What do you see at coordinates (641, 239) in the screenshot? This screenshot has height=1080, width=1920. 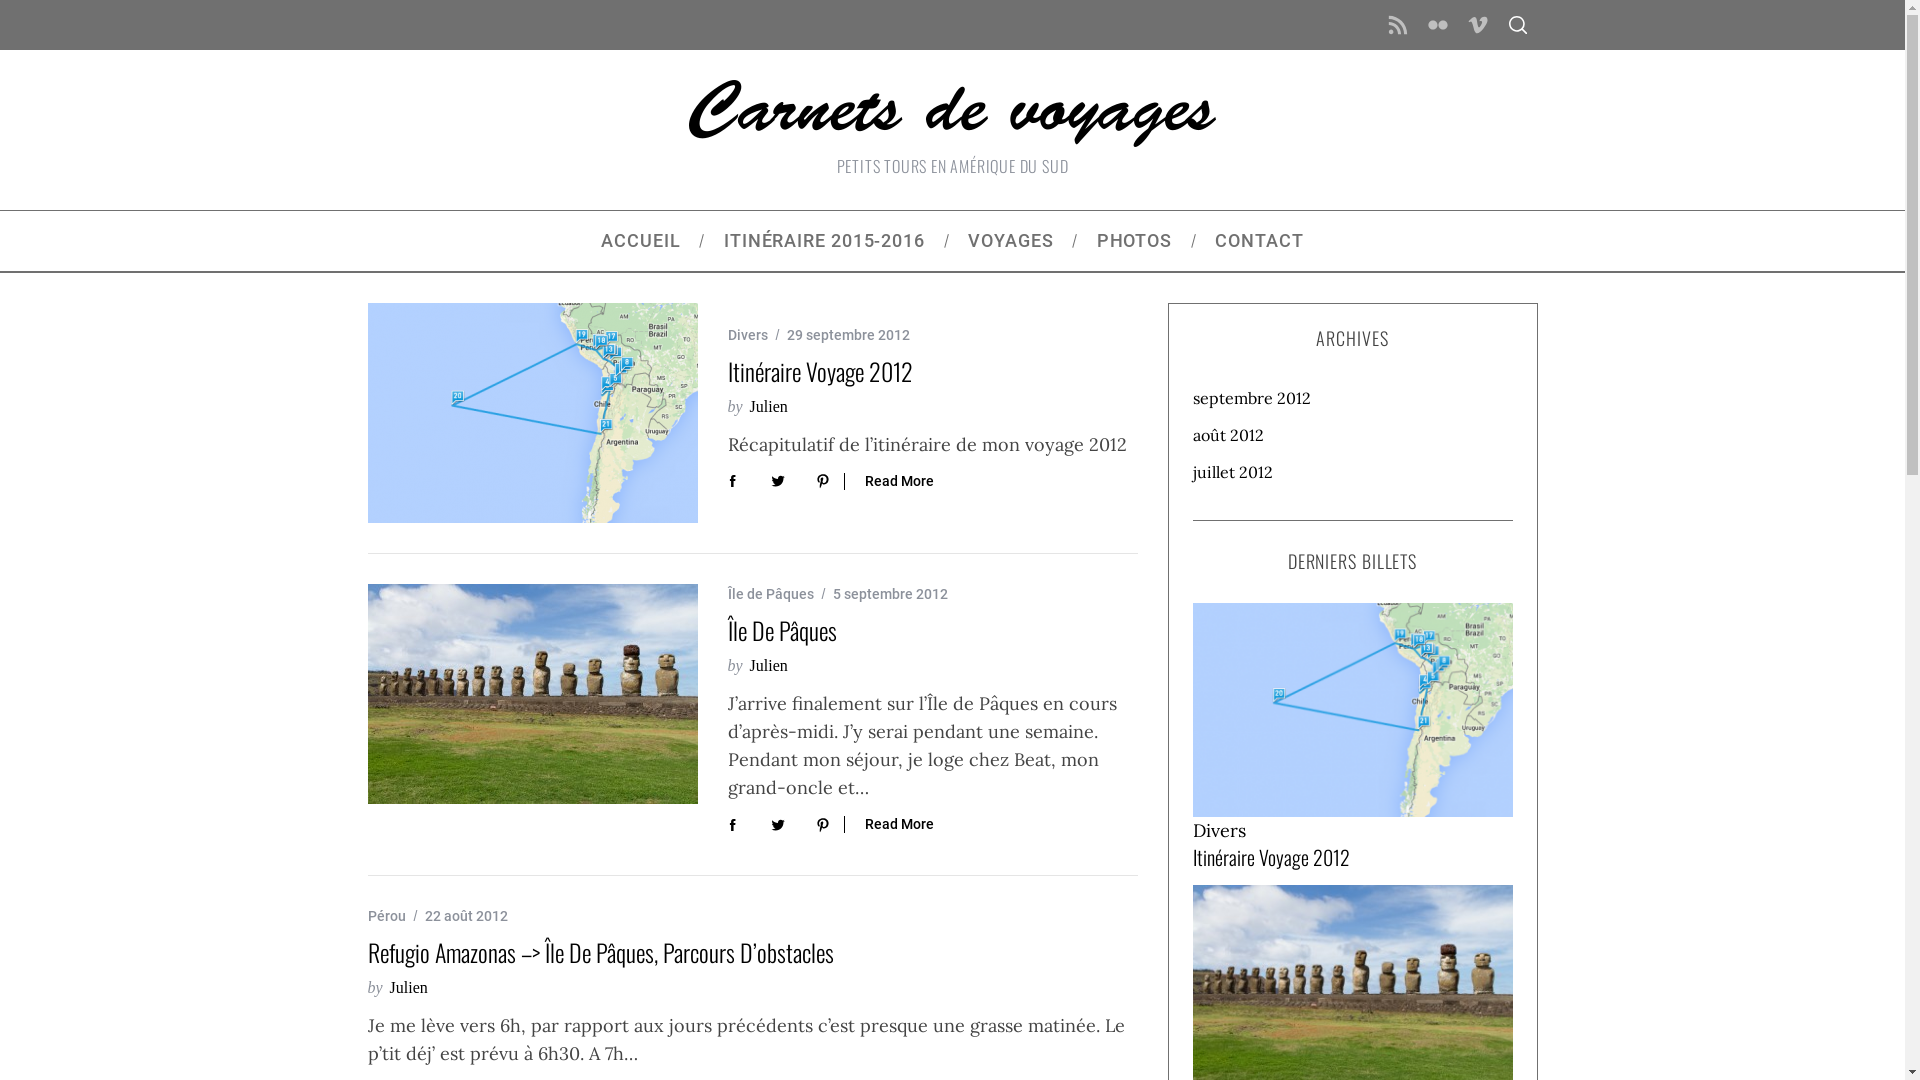 I see `'ACCUEIL'` at bounding box center [641, 239].